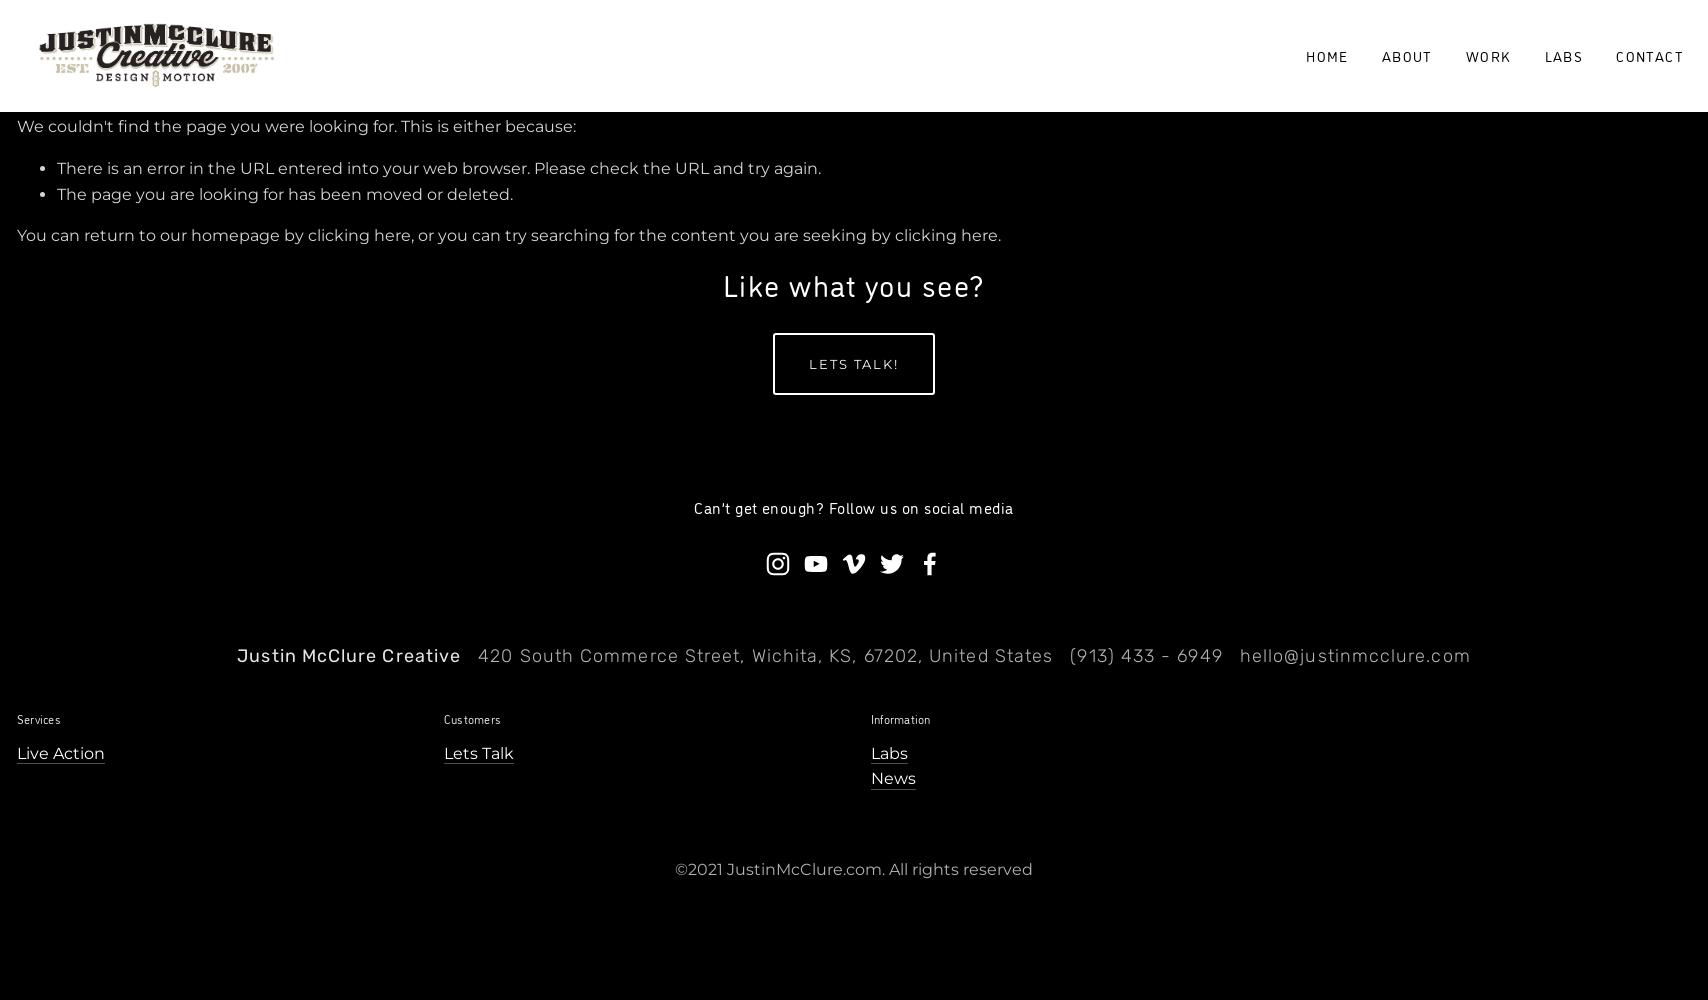 The height and width of the screenshot is (1000, 1708). What do you see at coordinates (1146, 656) in the screenshot?
I see `'(913) 433 - 6949'` at bounding box center [1146, 656].